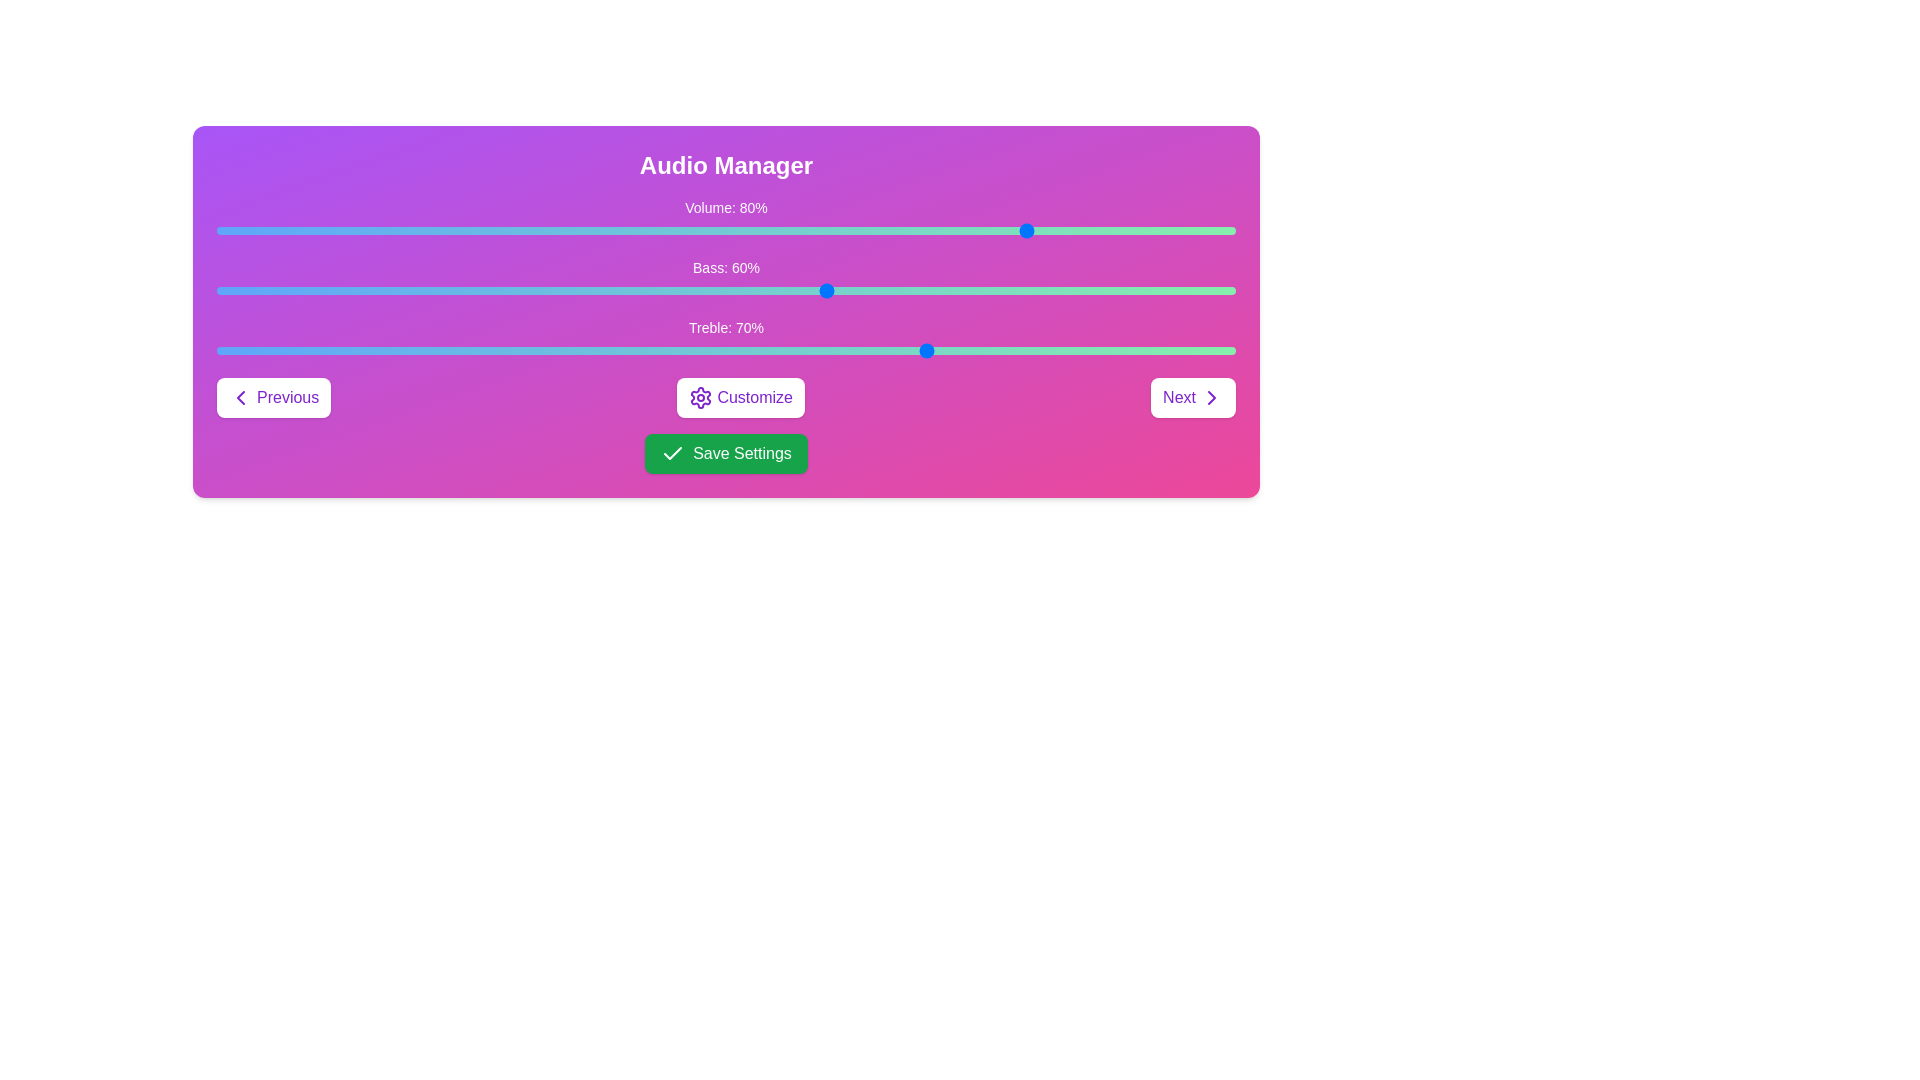 This screenshot has width=1920, height=1080. I want to click on the range slider track to move the thumb to a specific position, identified as the horizontal slider with a gradient background and a blue circular thumb at the 80% mark, located below the 'Audio Manager' label, so click(725, 219).